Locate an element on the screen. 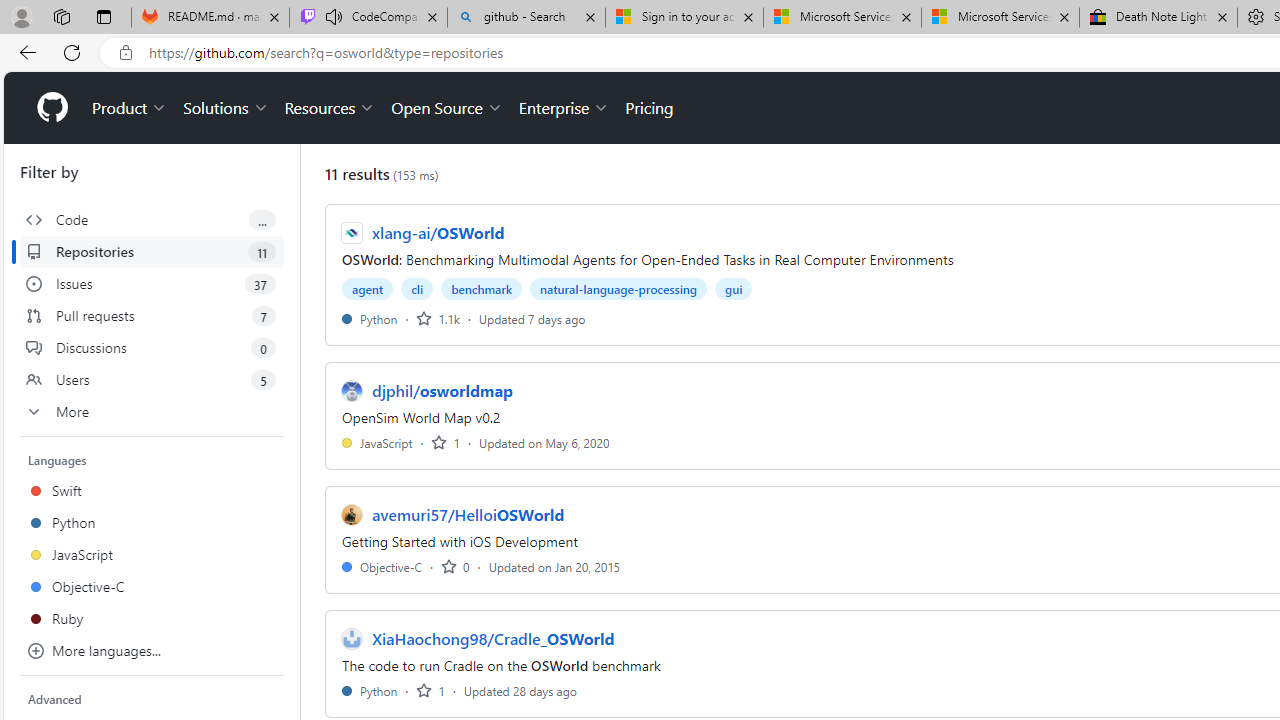 This screenshot has height=720, width=1280. 'Resources' is located at coordinates (330, 108).